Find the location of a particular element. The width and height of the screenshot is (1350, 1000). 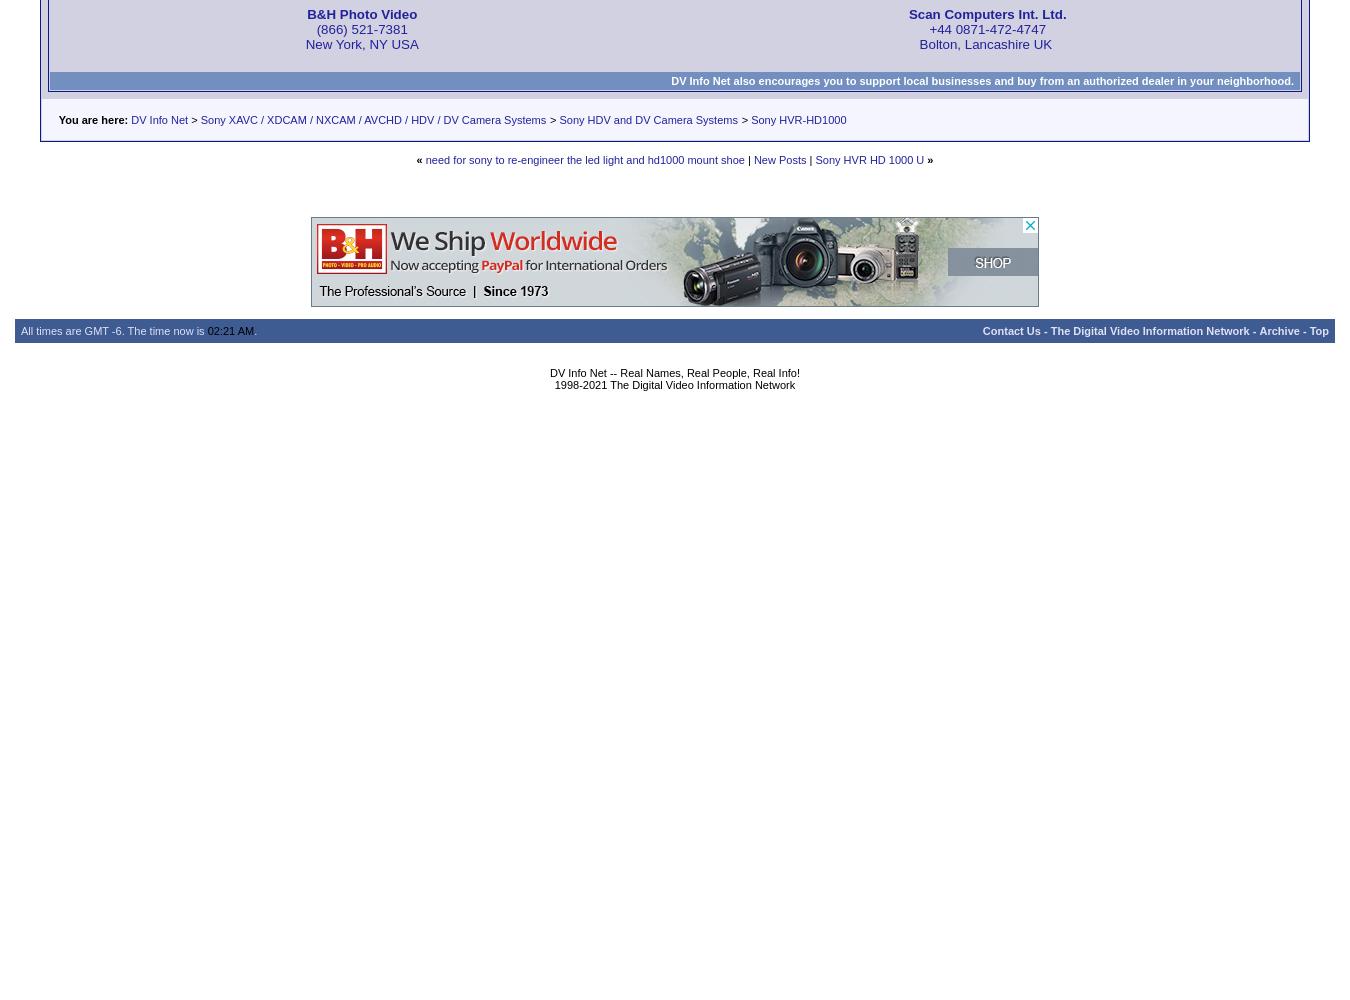

'.' is located at coordinates (252, 330).